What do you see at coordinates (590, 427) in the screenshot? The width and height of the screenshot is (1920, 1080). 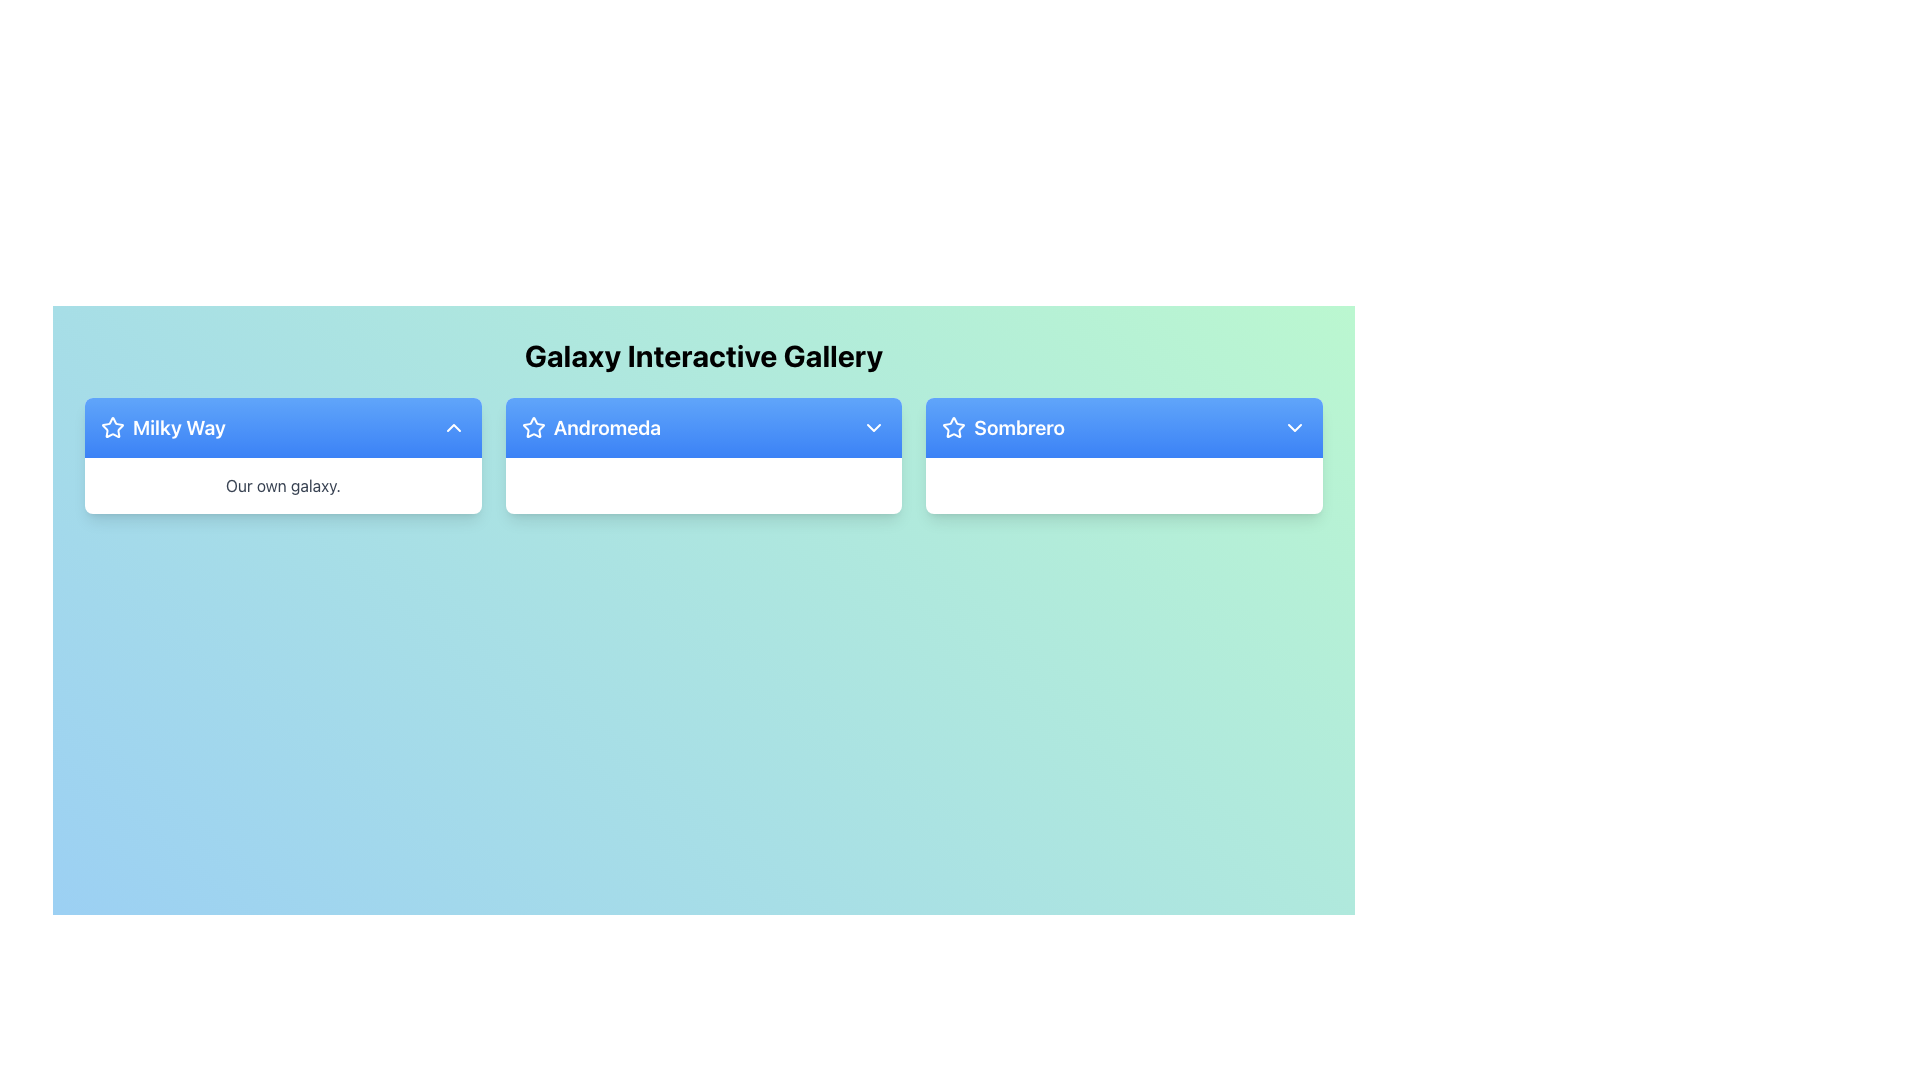 I see `text label located in the blue gradient header bar, which is styled with a bold font and positioned to the right of a star-shaped icon in the central card` at bounding box center [590, 427].